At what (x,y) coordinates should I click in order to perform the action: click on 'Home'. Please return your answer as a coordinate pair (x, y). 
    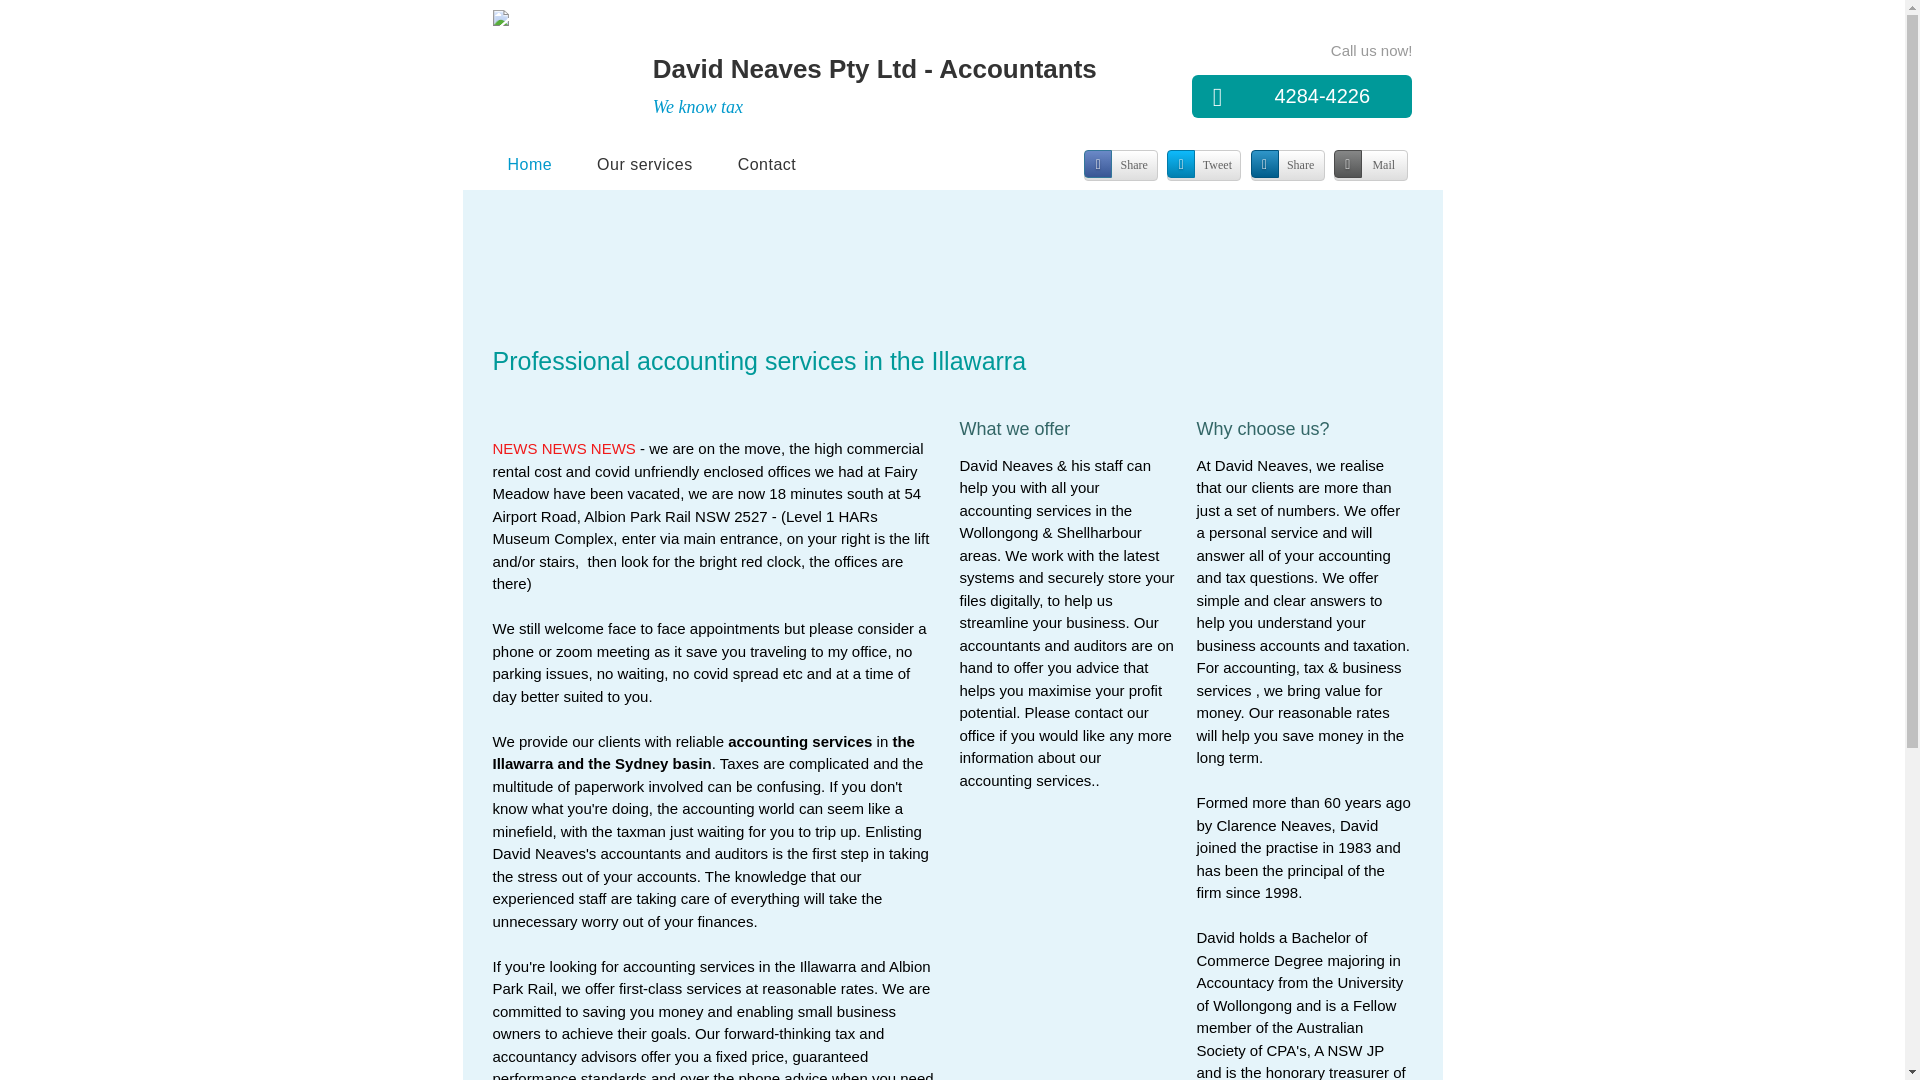
    Looking at the image, I should click on (491, 163).